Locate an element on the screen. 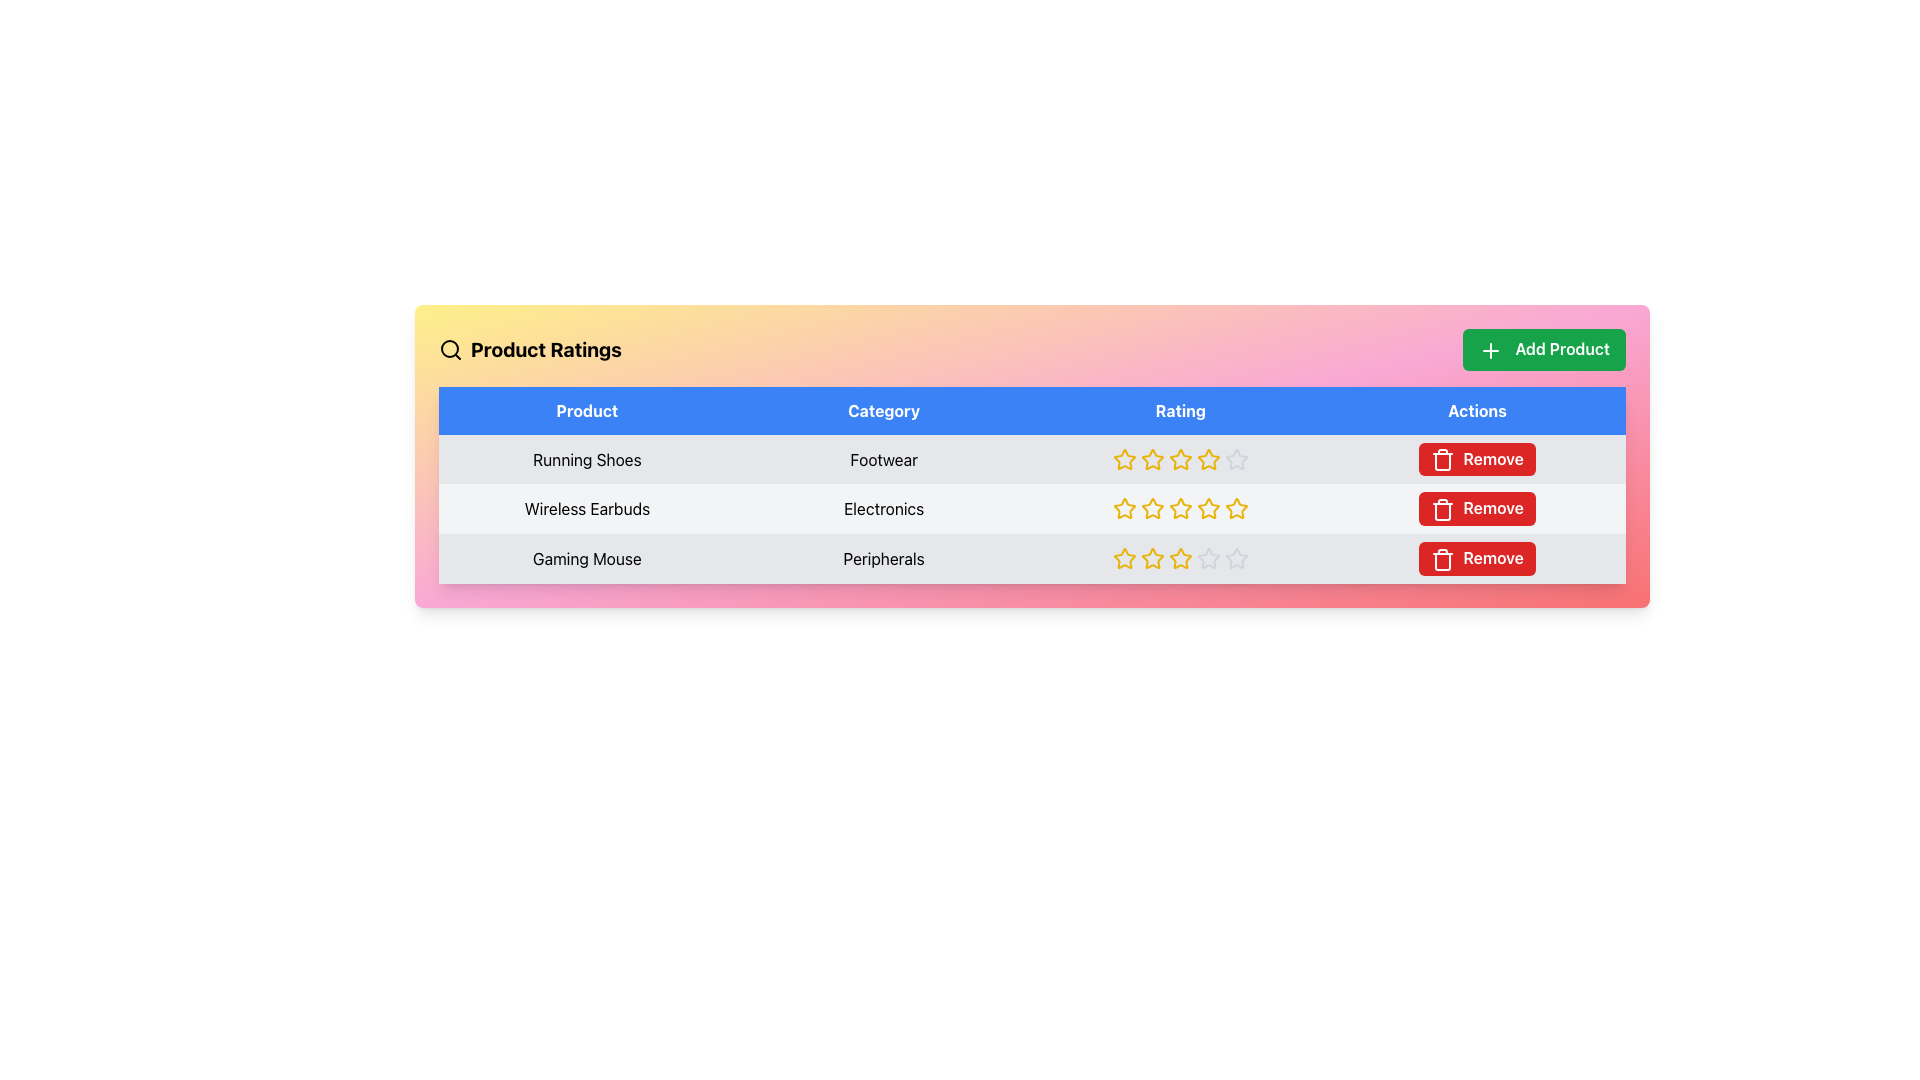 The height and width of the screenshot is (1080, 1920). the third star in the rating scale for the 'Running Shoes' category is located at coordinates (1207, 459).